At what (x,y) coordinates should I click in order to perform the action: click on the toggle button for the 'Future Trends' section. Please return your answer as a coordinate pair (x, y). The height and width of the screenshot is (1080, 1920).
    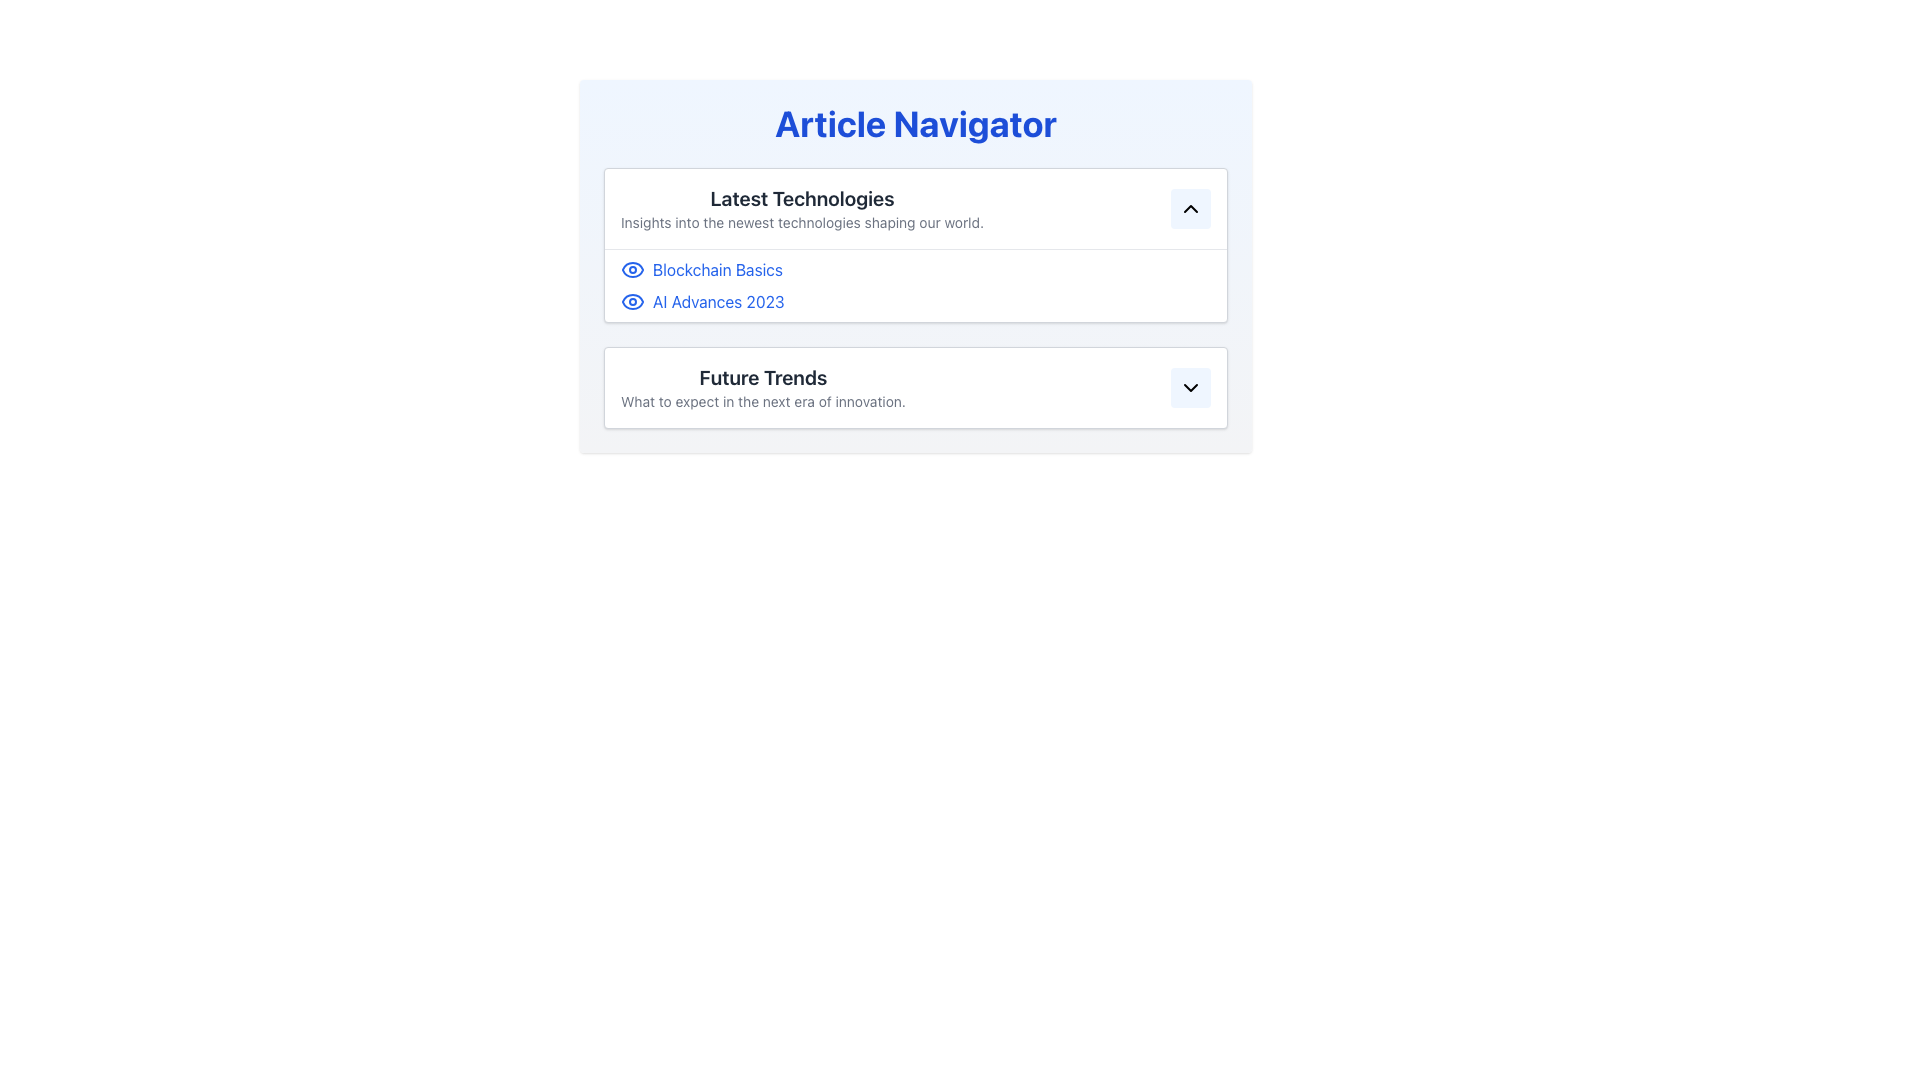
    Looking at the image, I should click on (1190, 388).